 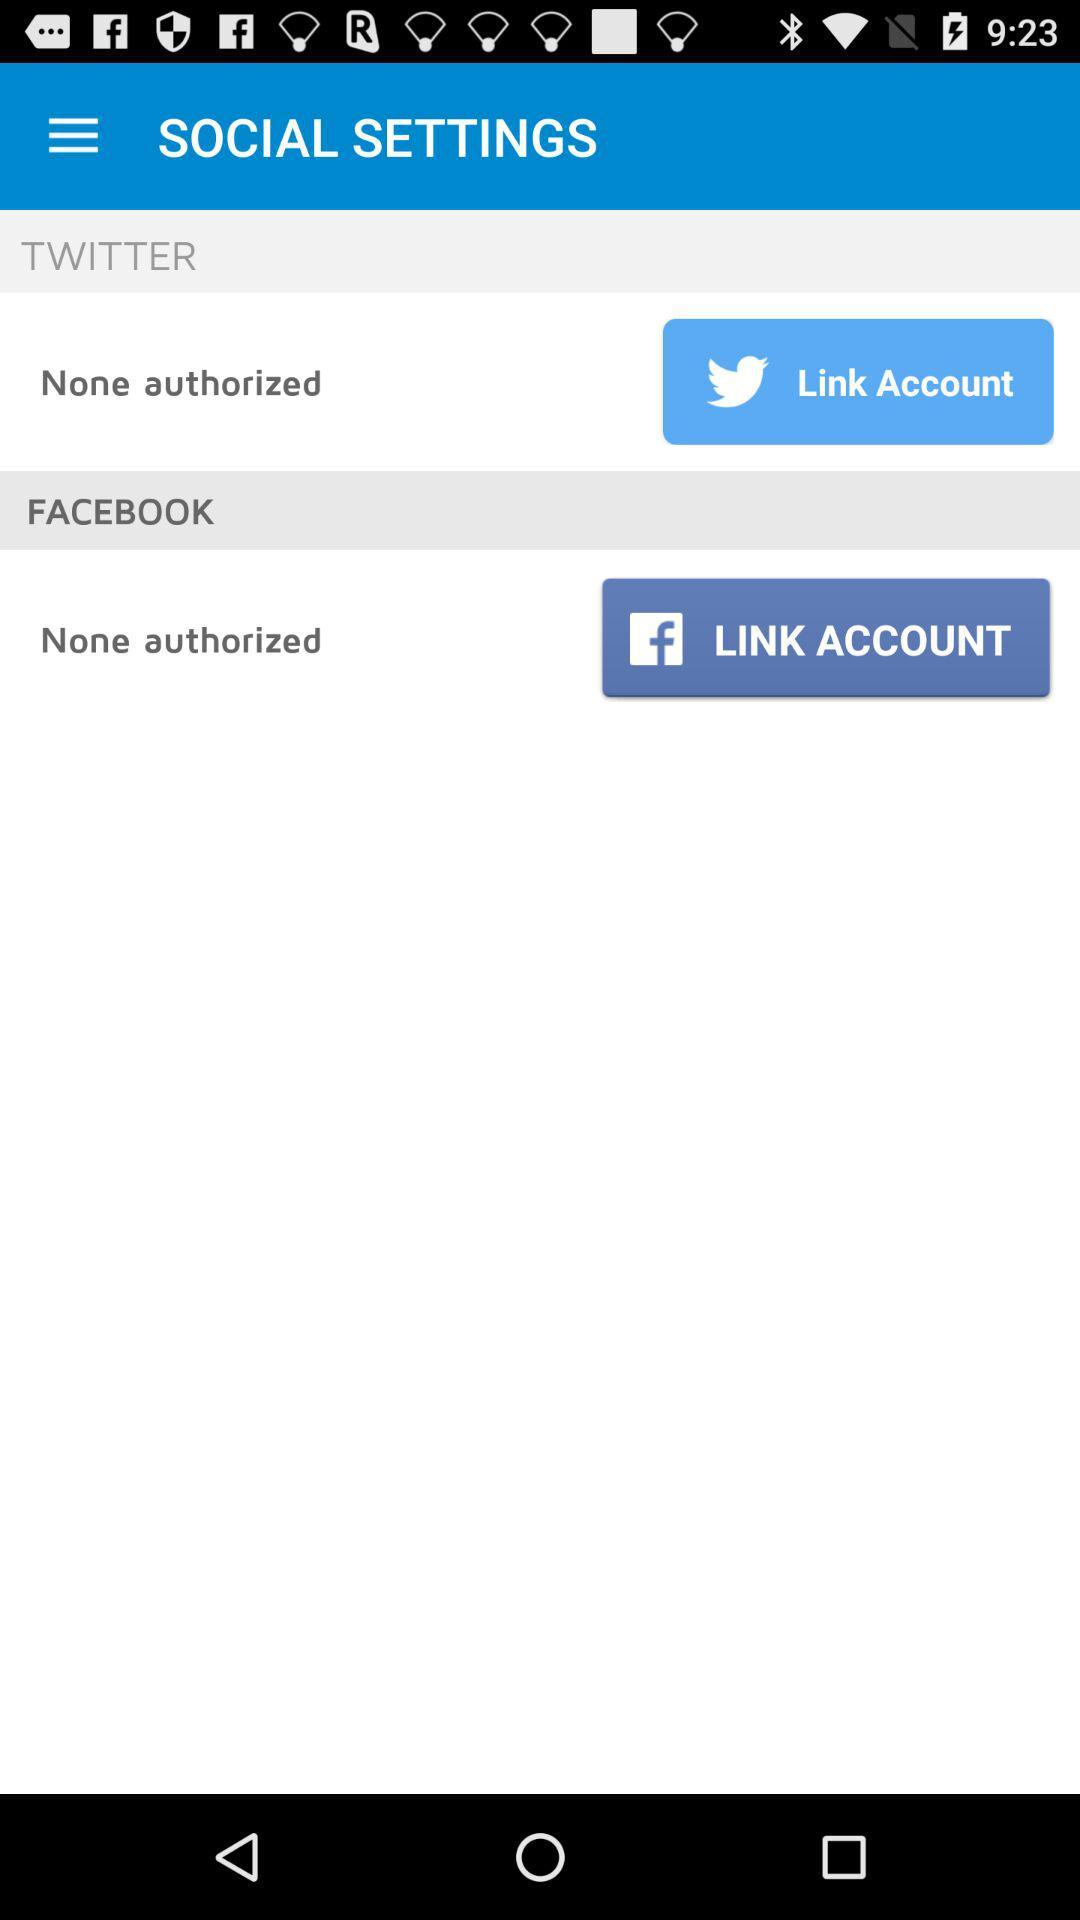 I want to click on icon above twitter icon, so click(x=72, y=135).